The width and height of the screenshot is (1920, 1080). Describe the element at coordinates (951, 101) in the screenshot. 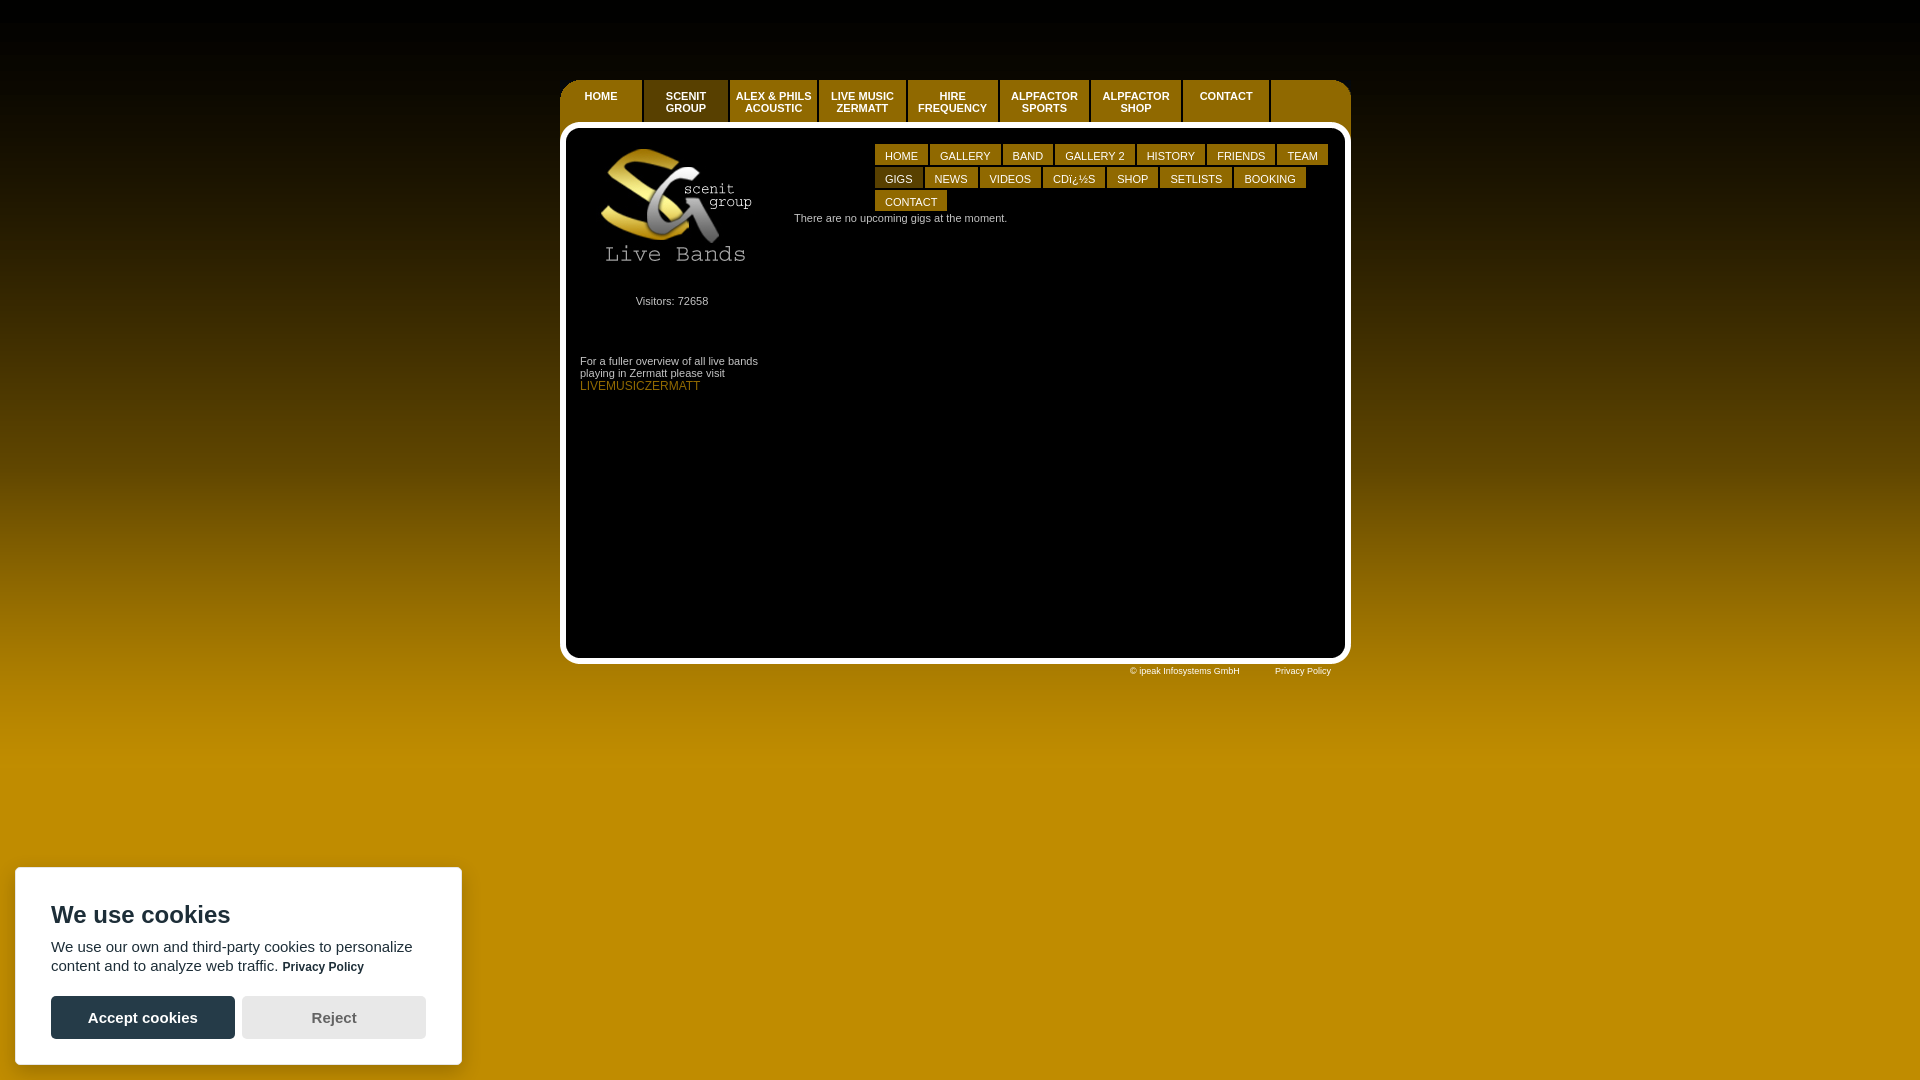

I see `'HIRE` at that location.